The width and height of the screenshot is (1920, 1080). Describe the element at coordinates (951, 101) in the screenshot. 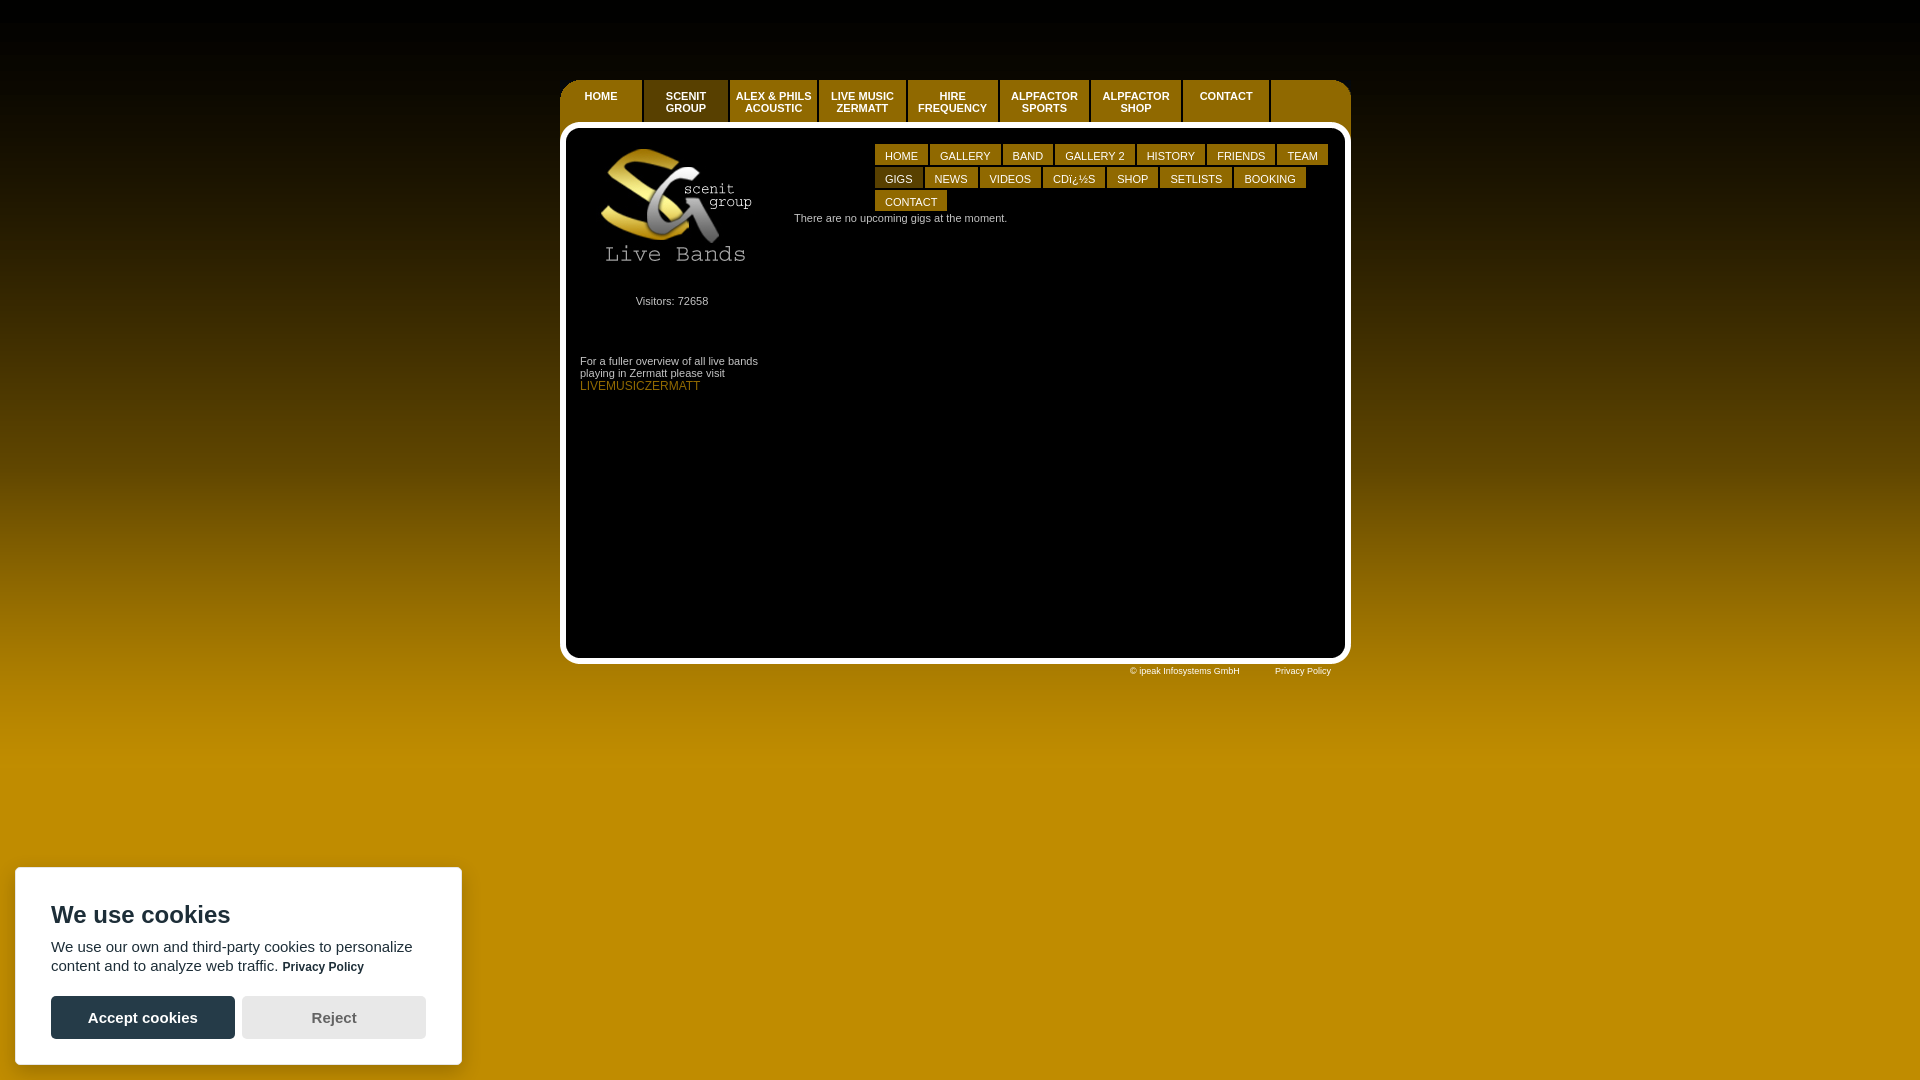

I see `'HIRE` at that location.